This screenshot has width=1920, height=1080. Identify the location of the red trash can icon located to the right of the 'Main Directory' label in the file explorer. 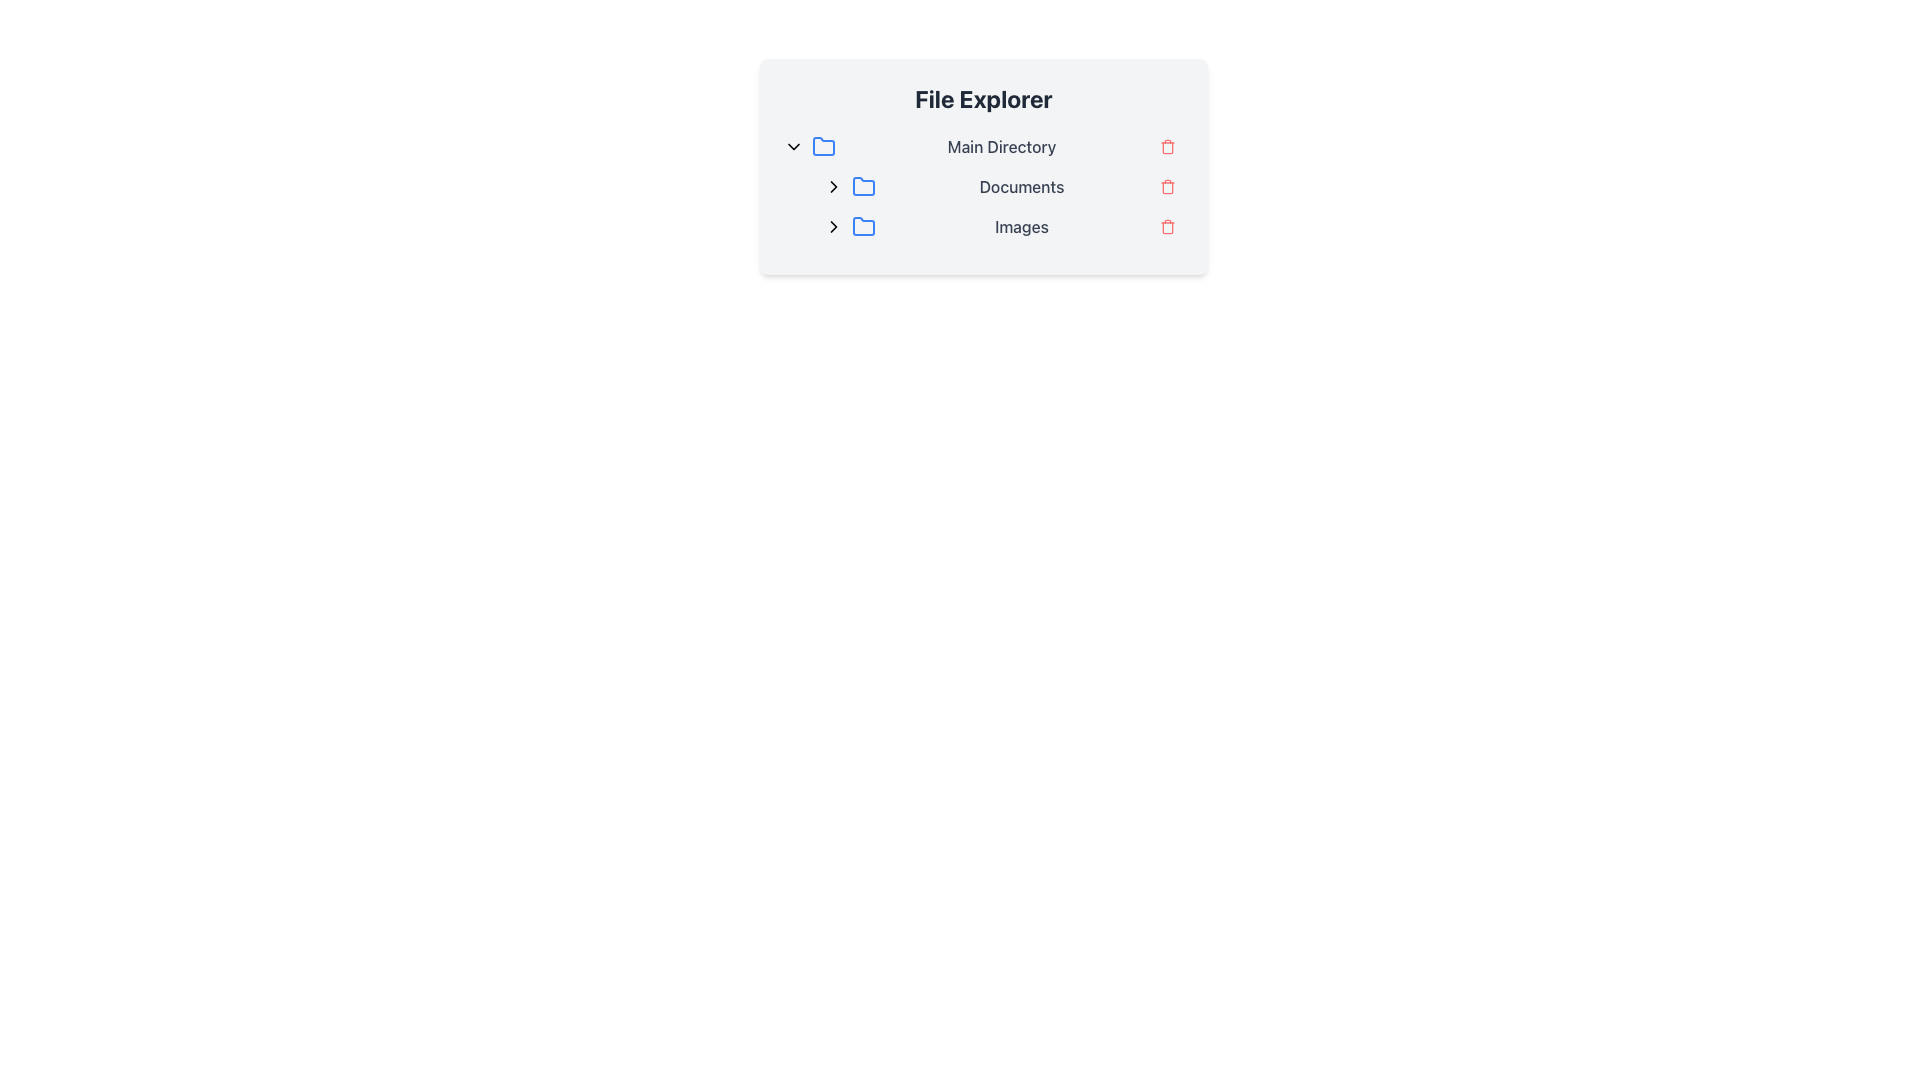
(1167, 146).